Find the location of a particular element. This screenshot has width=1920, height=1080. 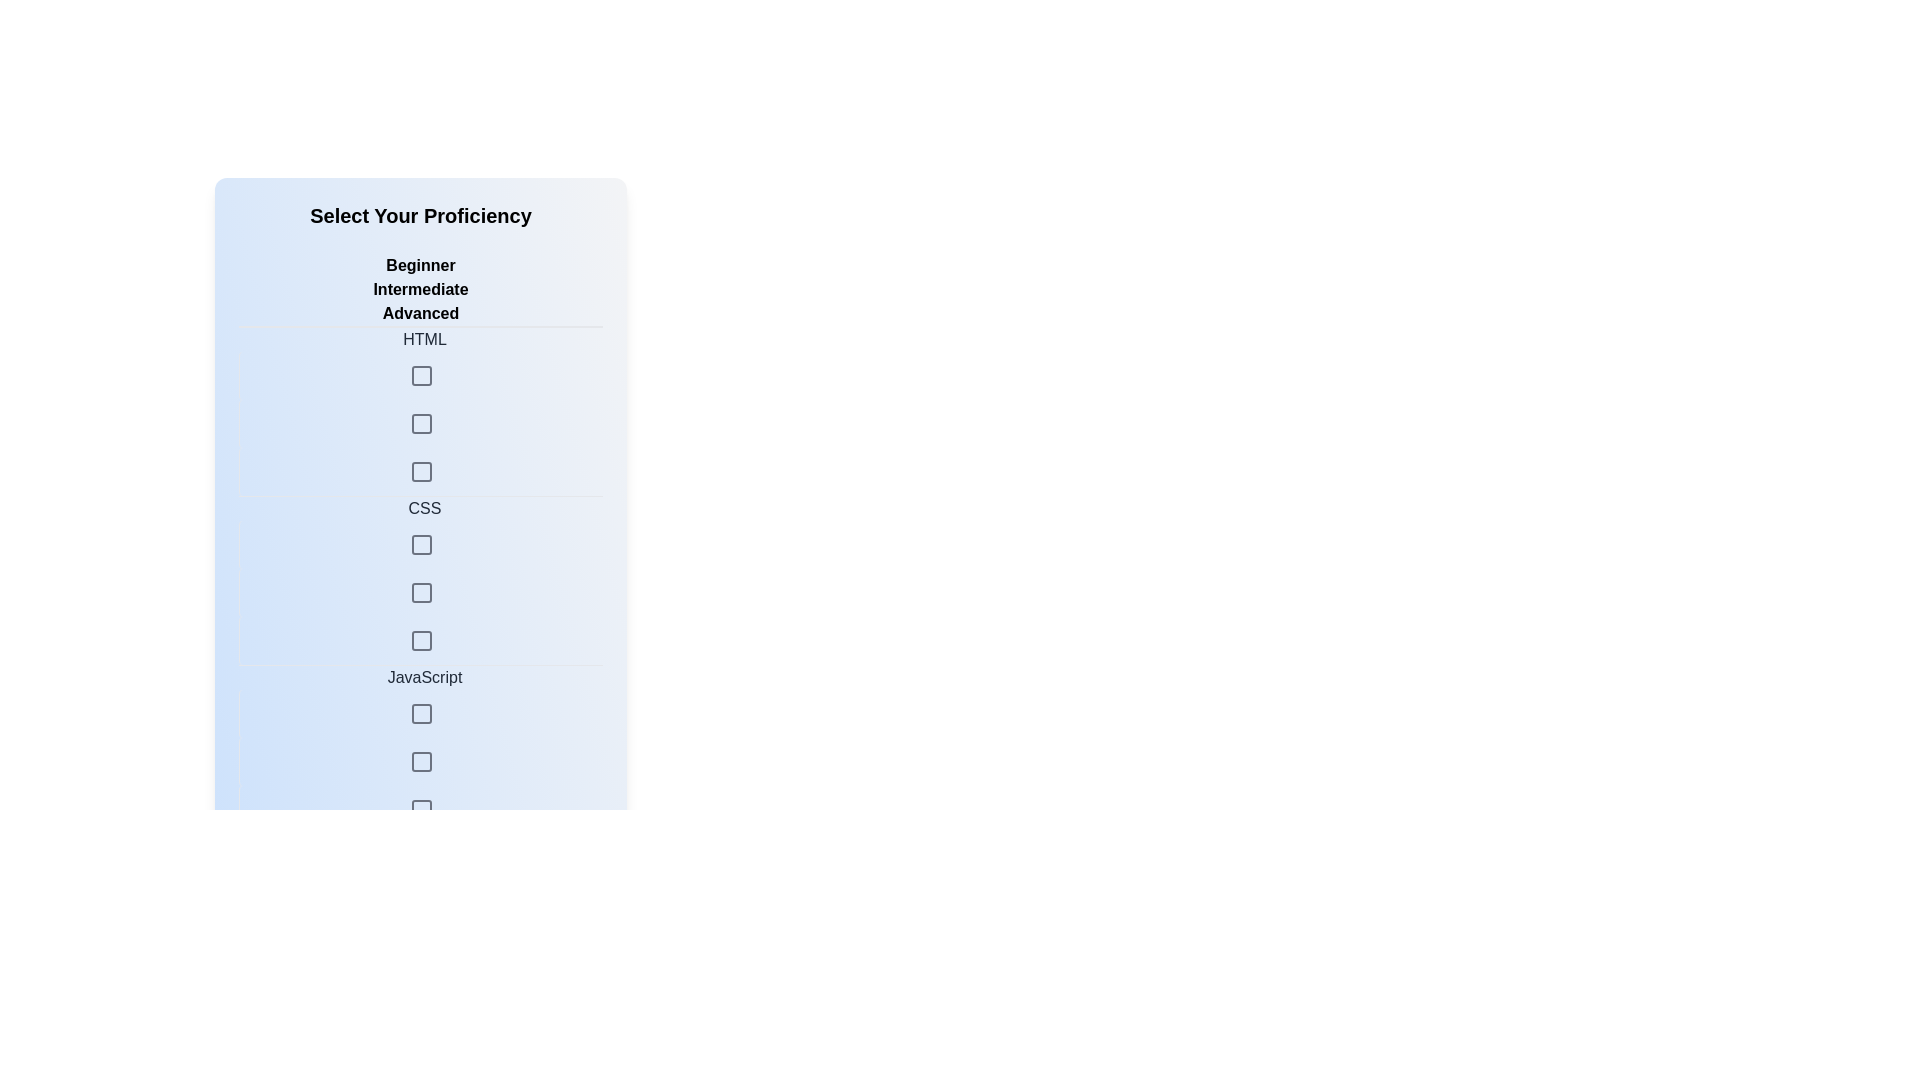

the skill level Advanced for the skill JavaScript is located at coordinates (420, 763).